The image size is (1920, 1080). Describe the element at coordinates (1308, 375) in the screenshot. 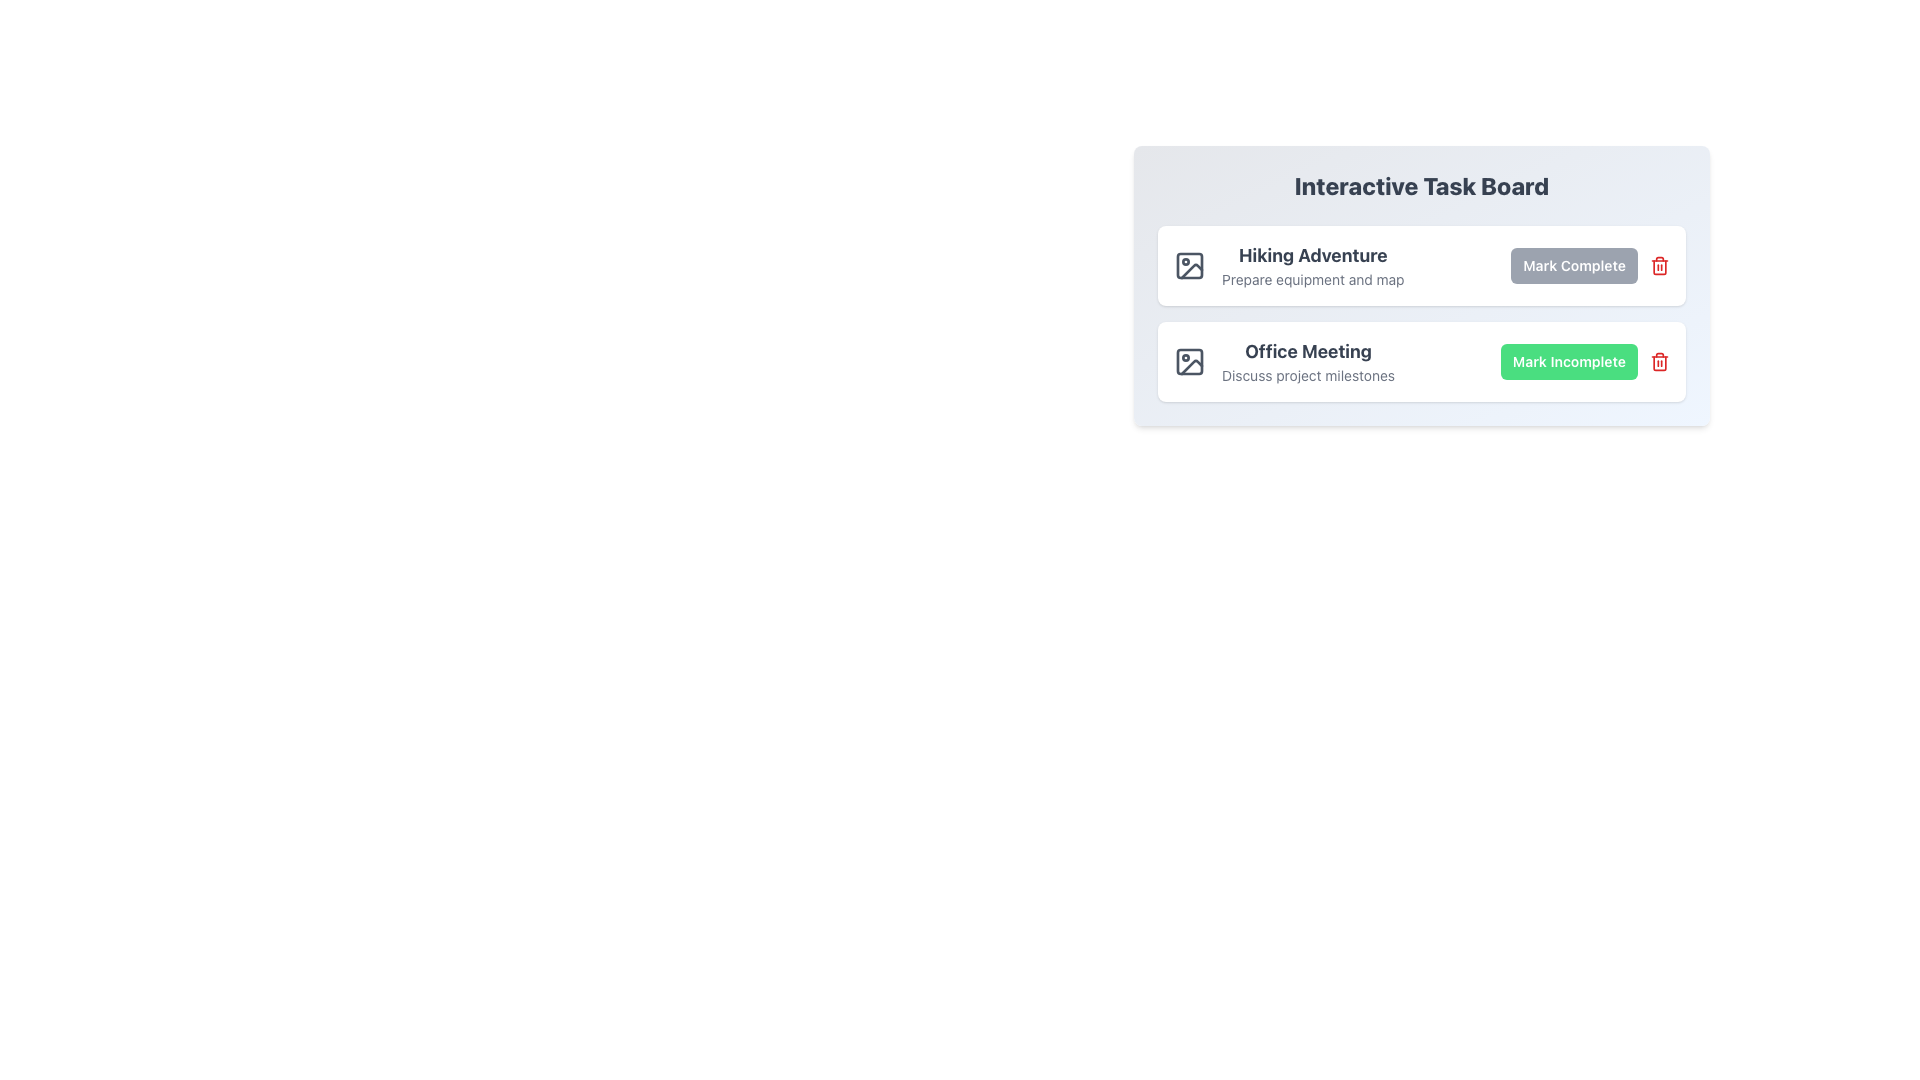

I see `the text label displaying 'Discuss project milestones' located under the 'Office Meeting' section` at that location.